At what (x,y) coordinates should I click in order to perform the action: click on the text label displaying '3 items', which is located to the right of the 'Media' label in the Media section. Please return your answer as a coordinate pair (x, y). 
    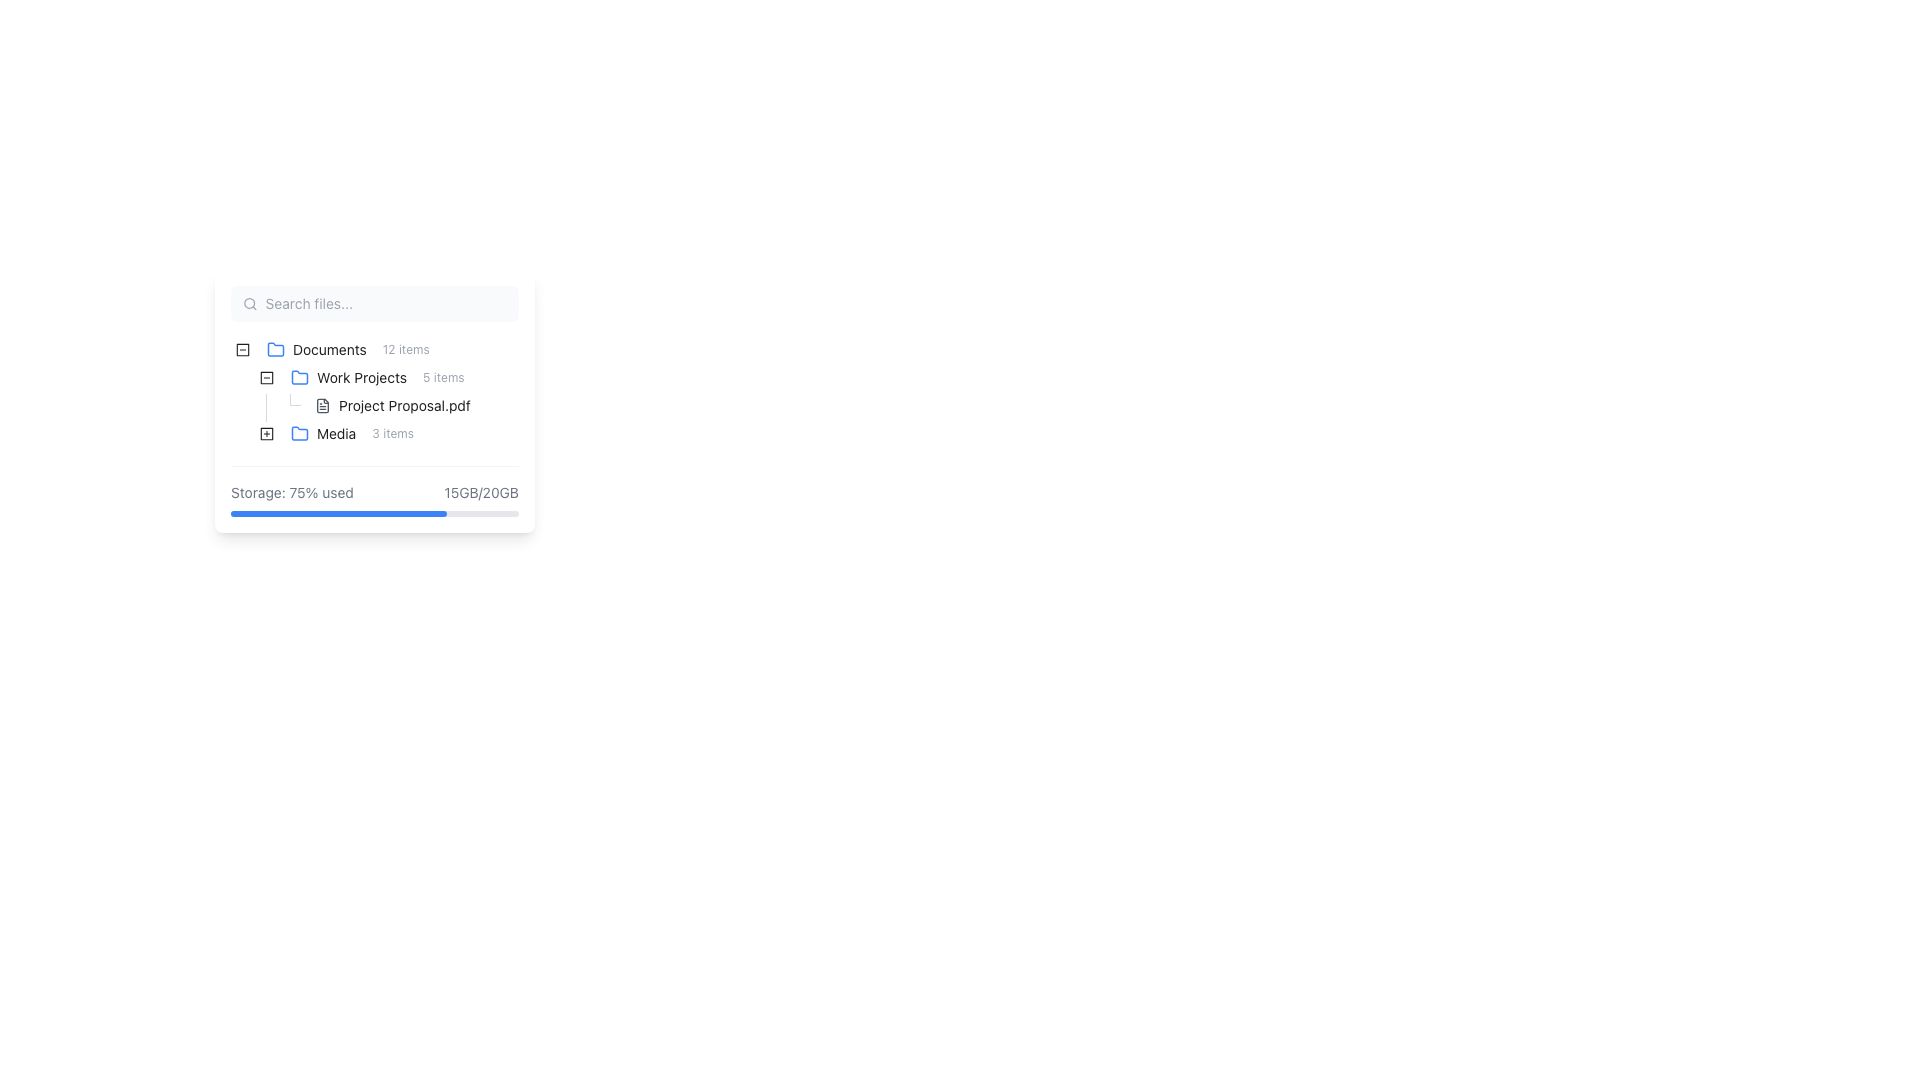
    Looking at the image, I should click on (393, 433).